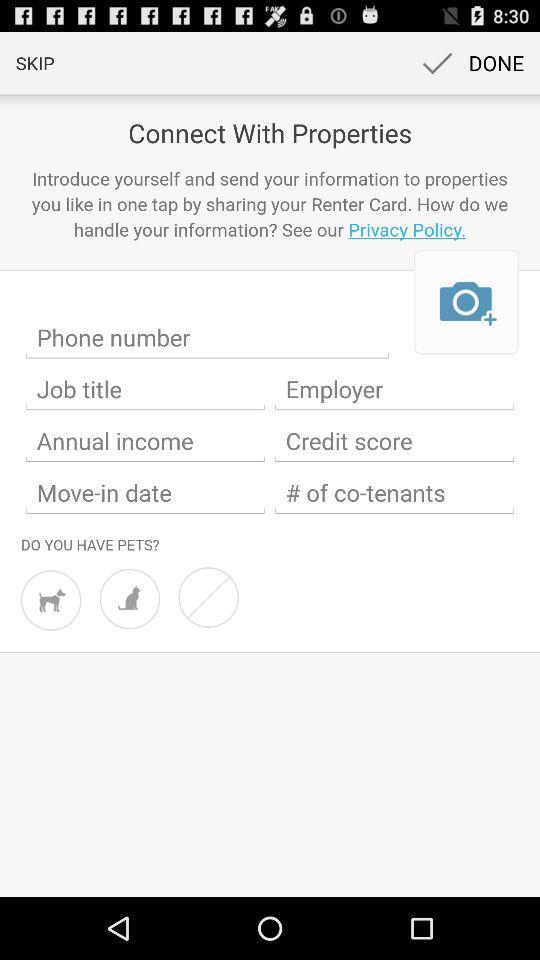 The height and width of the screenshot is (960, 540). I want to click on phone number, so click(206, 337).